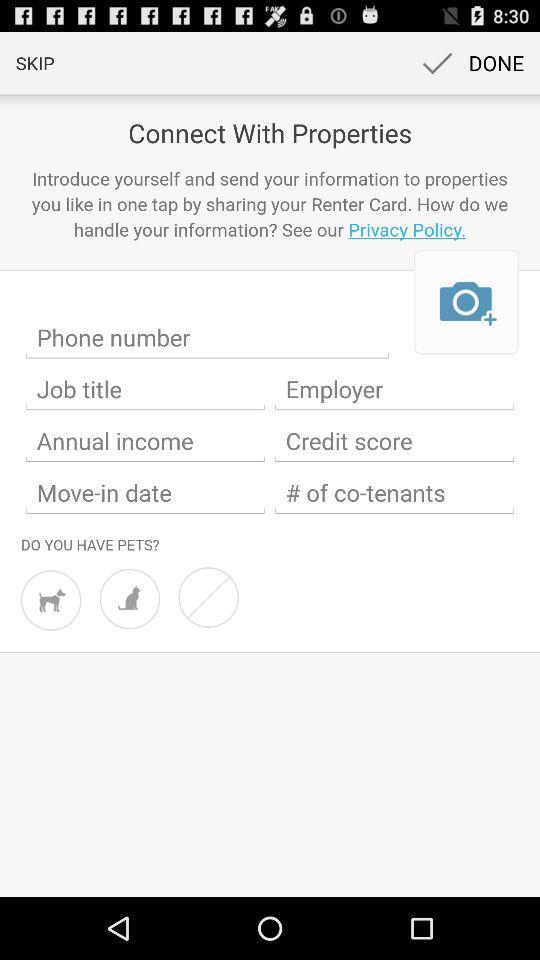 The height and width of the screenshot is (960, 540). I want to click on phone number, so click(206, 337).